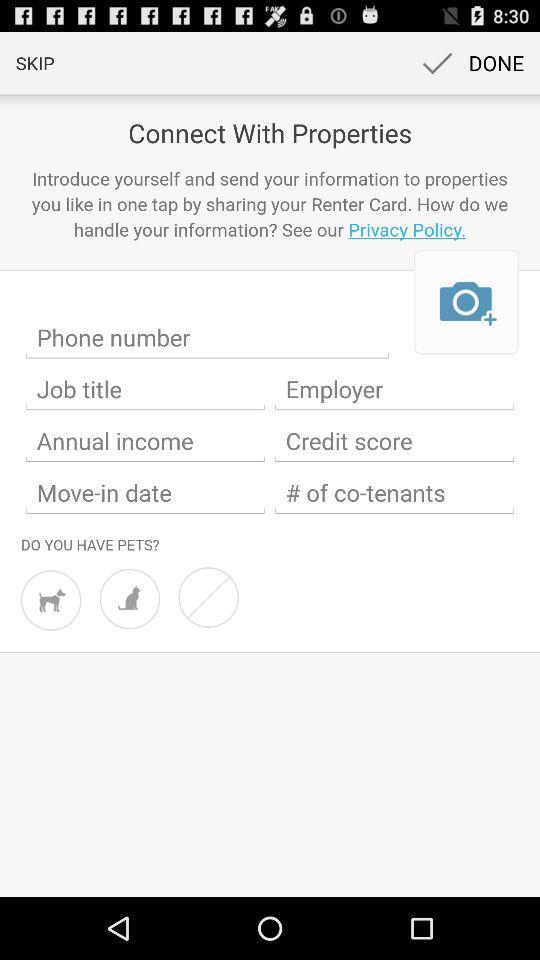 The height and width of the screenshot is (960, 540). I want to click on phone number, so click(206, 337).